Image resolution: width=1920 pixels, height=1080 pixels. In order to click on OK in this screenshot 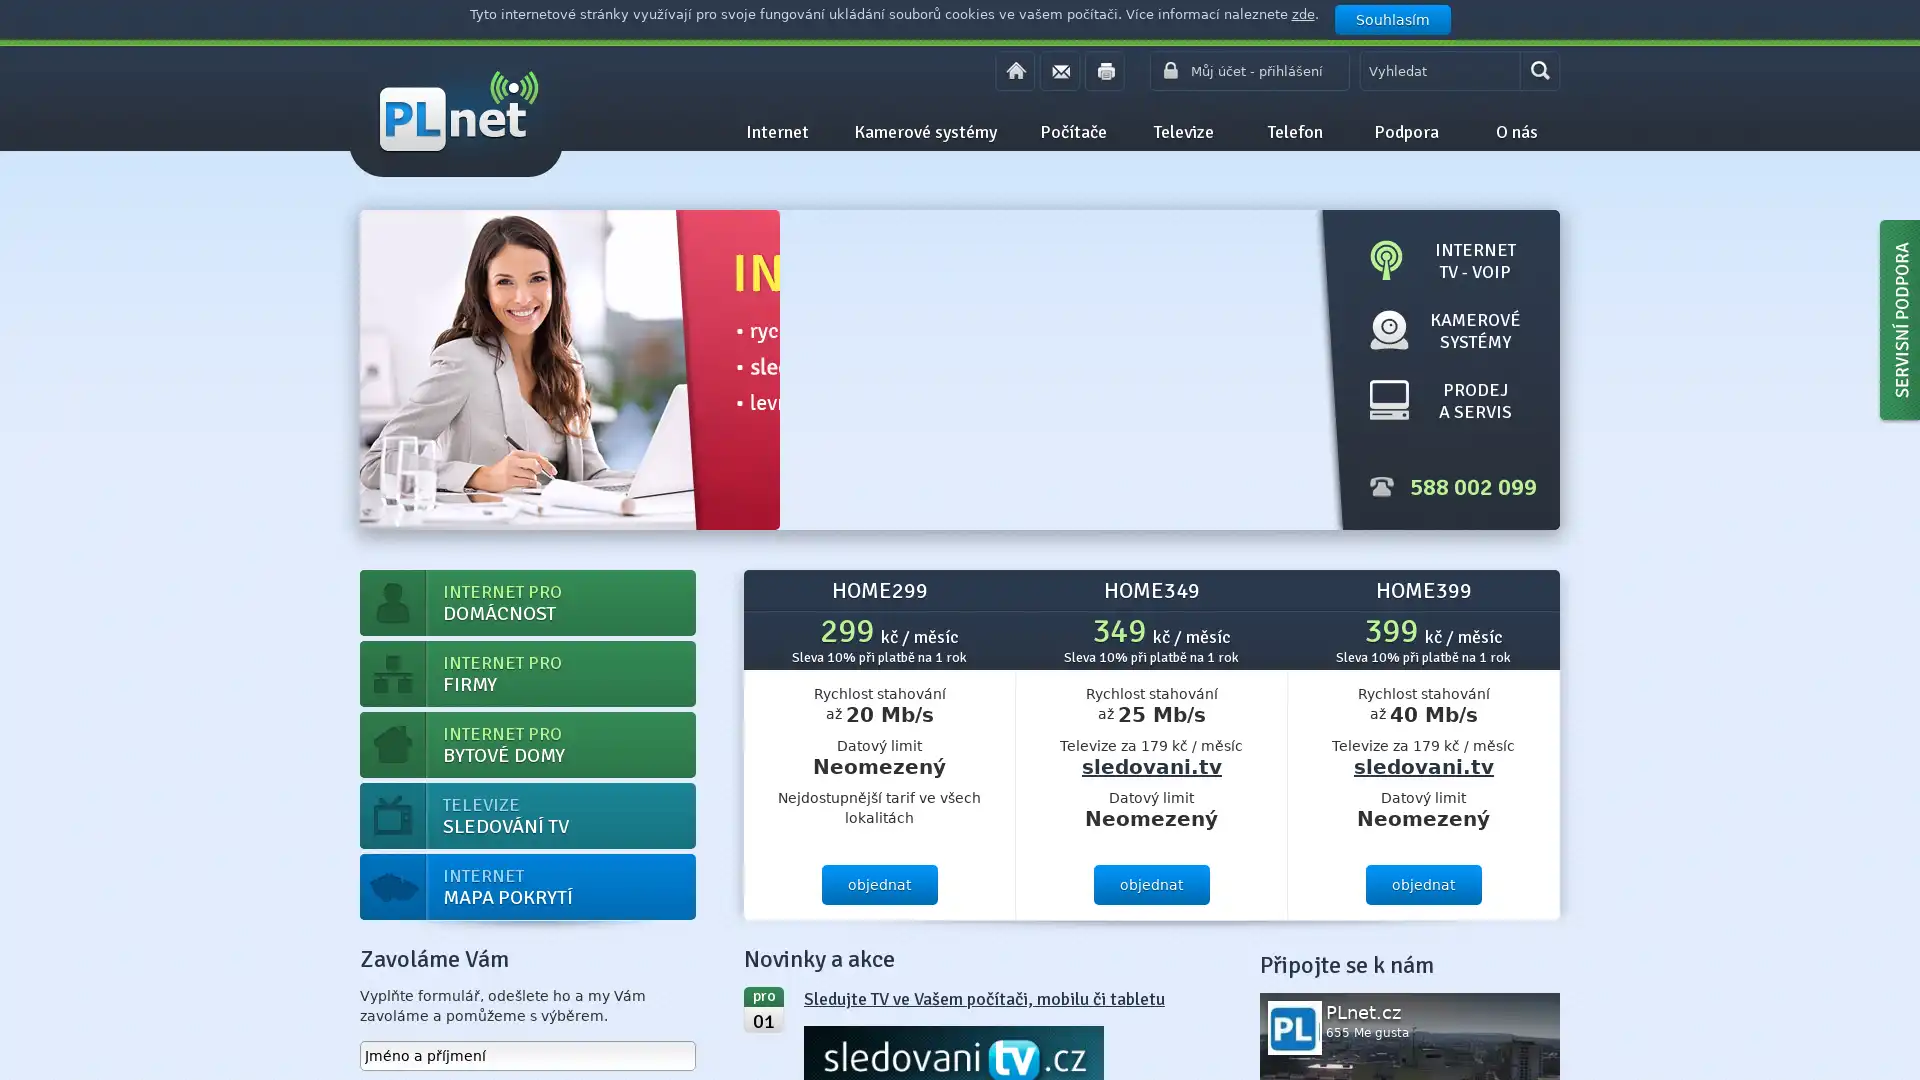, I will do `click(1539, 69)`.